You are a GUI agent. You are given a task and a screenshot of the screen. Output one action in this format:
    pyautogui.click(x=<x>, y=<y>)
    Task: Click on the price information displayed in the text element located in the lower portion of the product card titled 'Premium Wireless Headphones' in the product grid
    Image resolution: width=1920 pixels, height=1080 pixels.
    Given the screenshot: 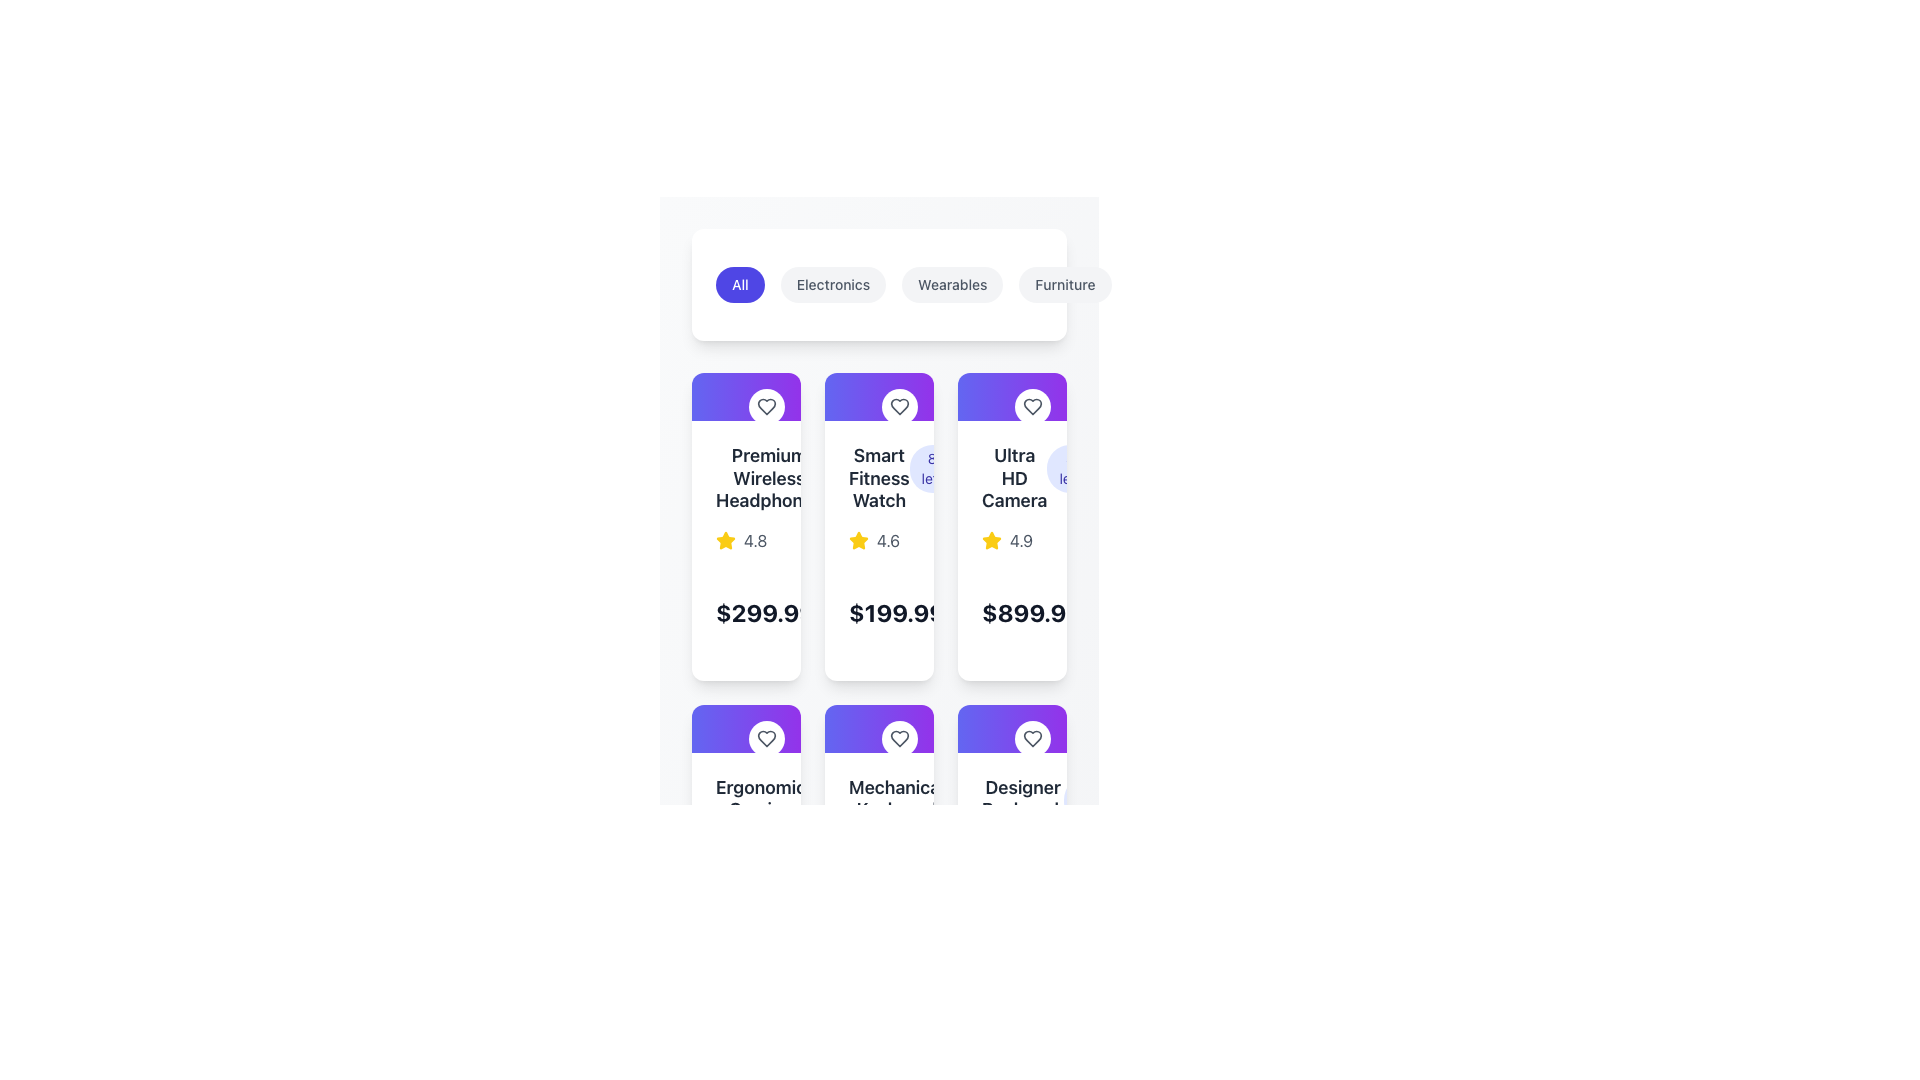 What is the action you would take?
    pyautogui.click(x=745, y=611)
    